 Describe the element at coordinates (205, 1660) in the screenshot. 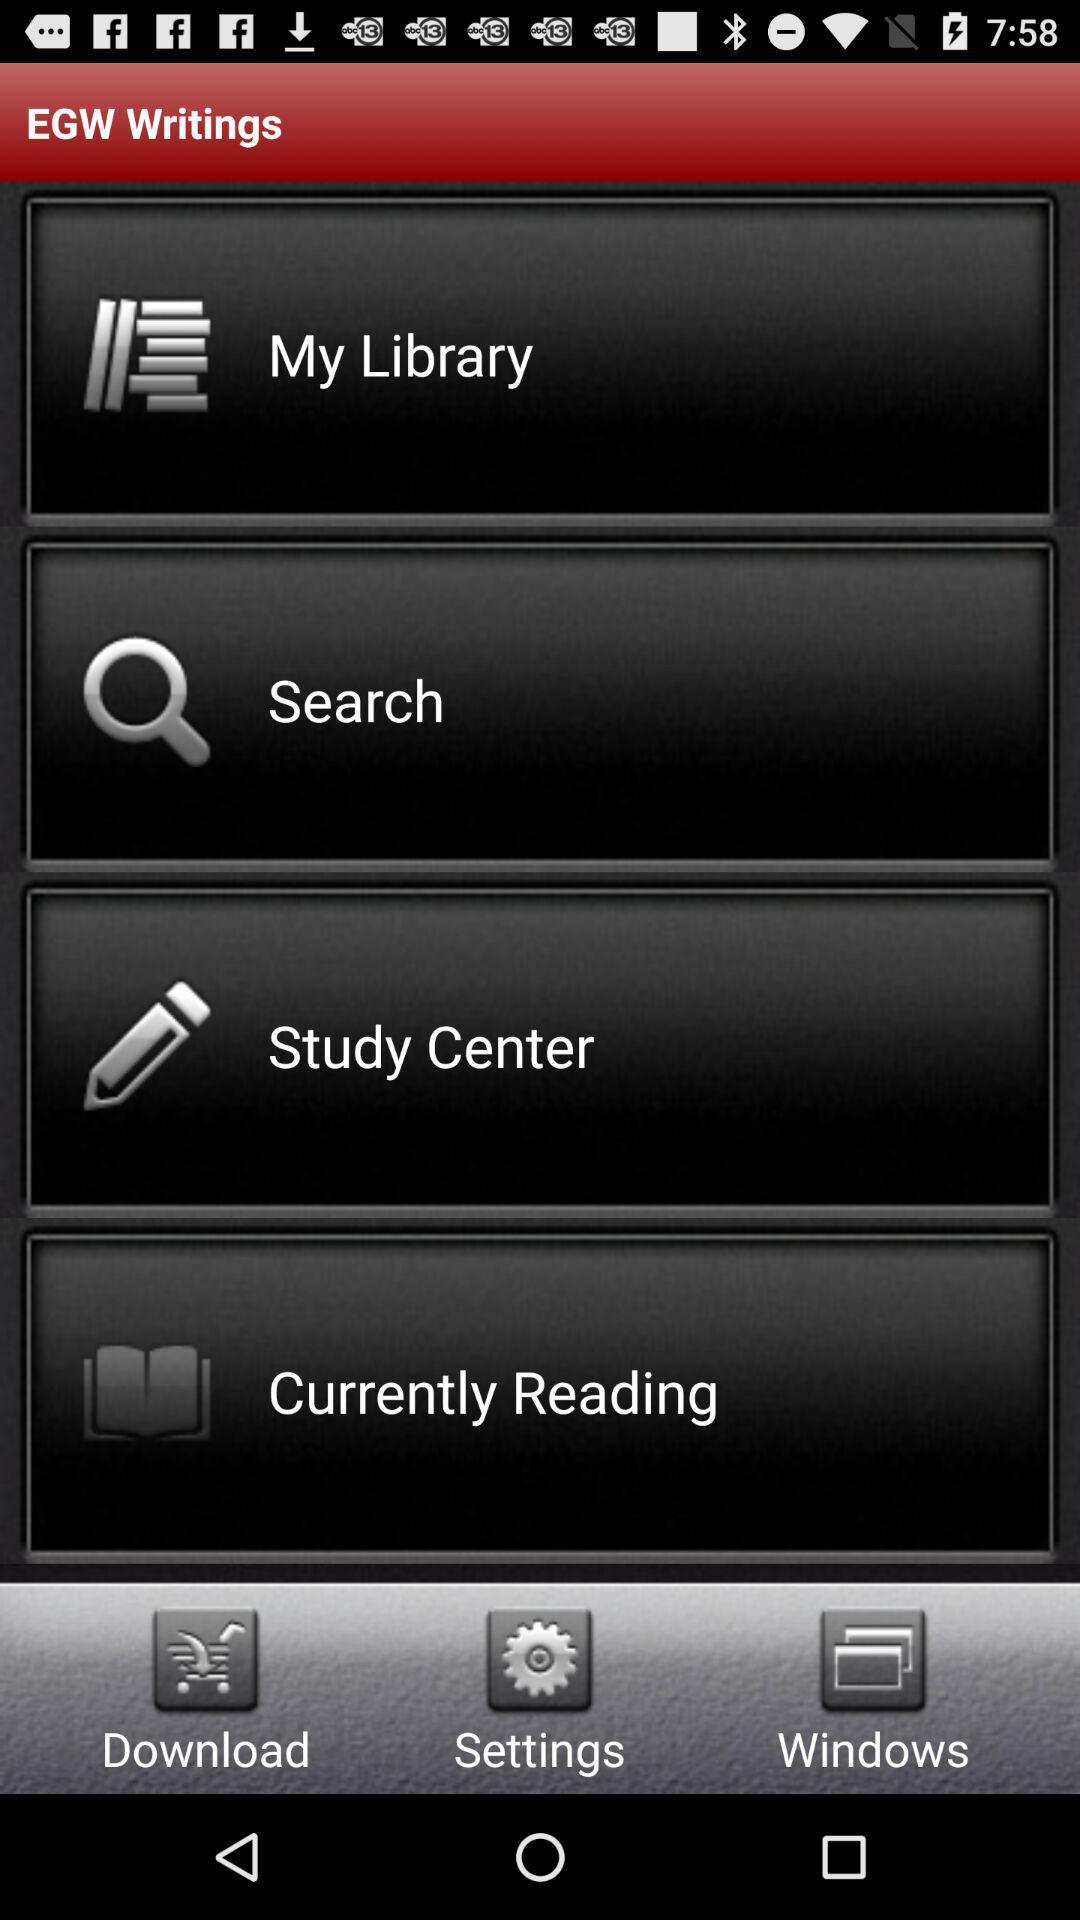

I see `download writings` at that location.